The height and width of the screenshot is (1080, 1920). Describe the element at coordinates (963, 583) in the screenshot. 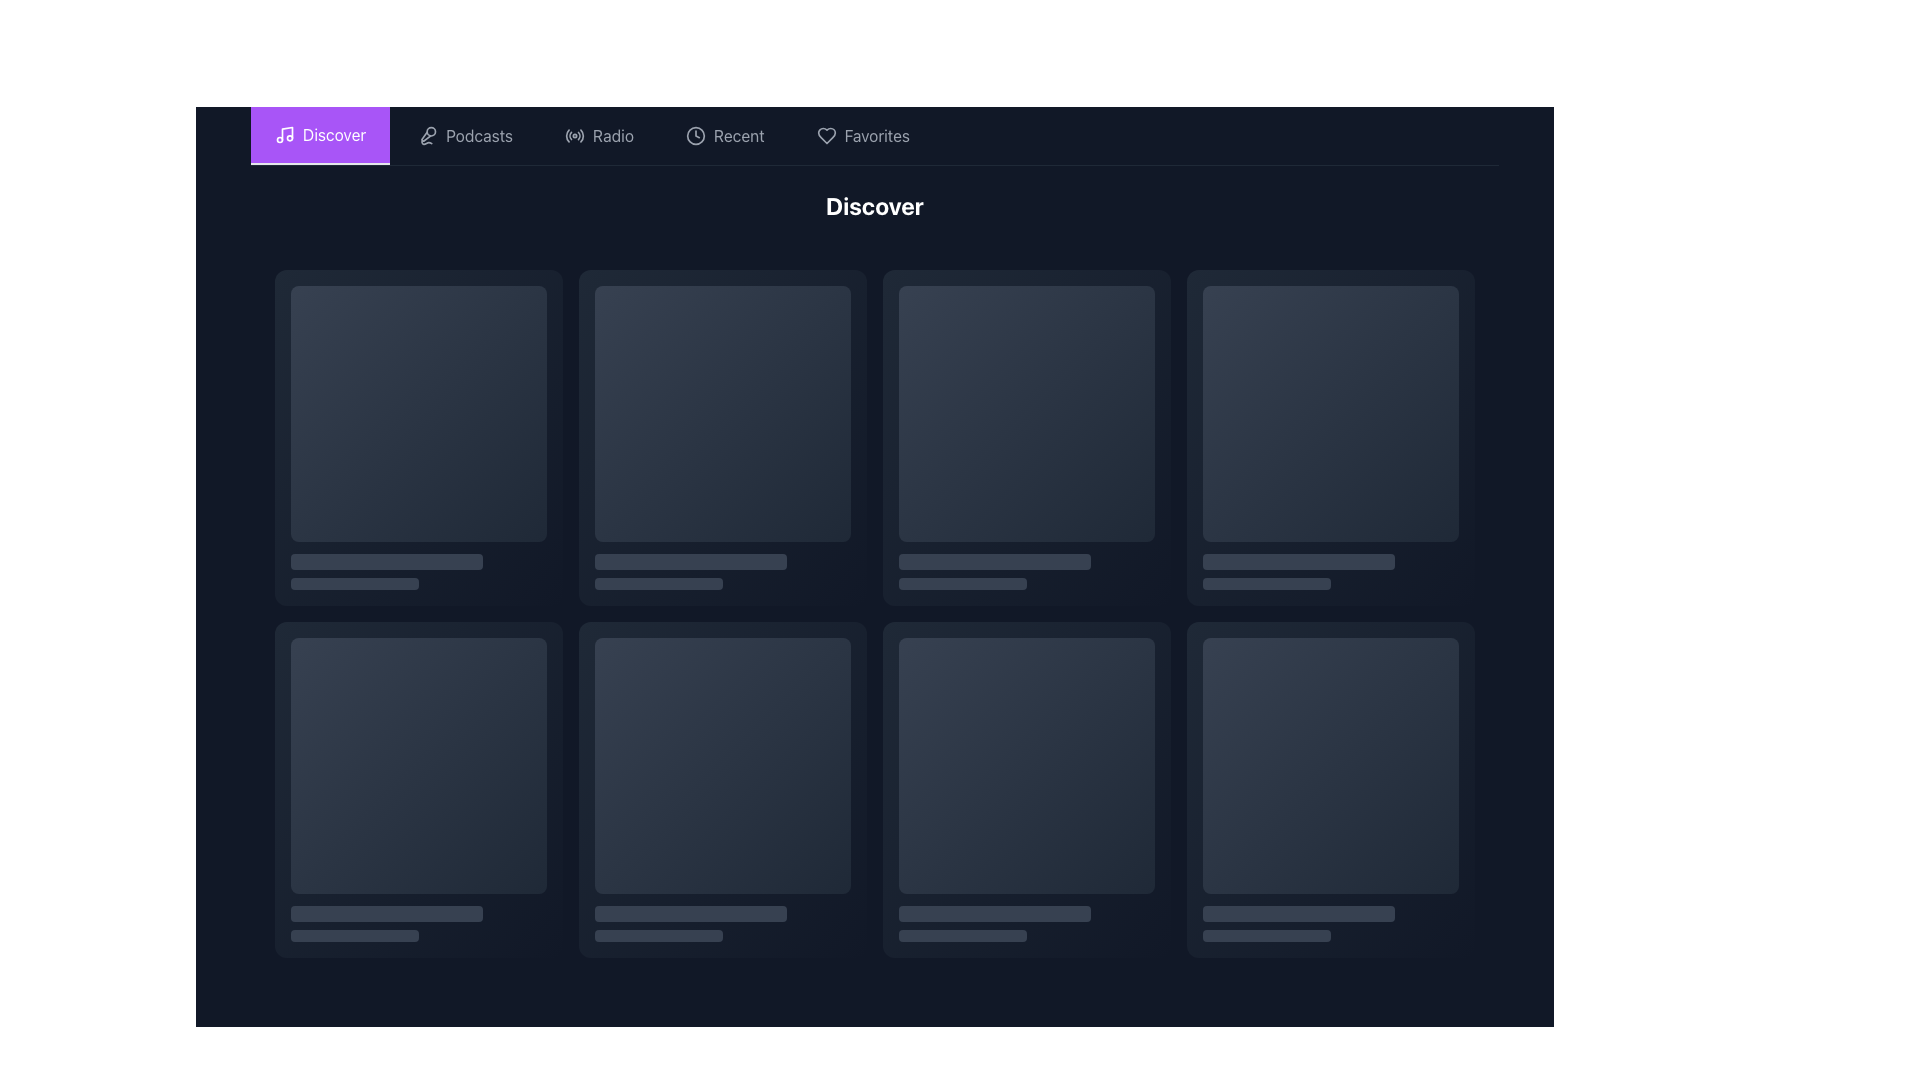

I see `the decorative progress bar located in the second column of the topmost row in the grid layout, specifically the second bar from the bottom of the highlighted card area` at that location.